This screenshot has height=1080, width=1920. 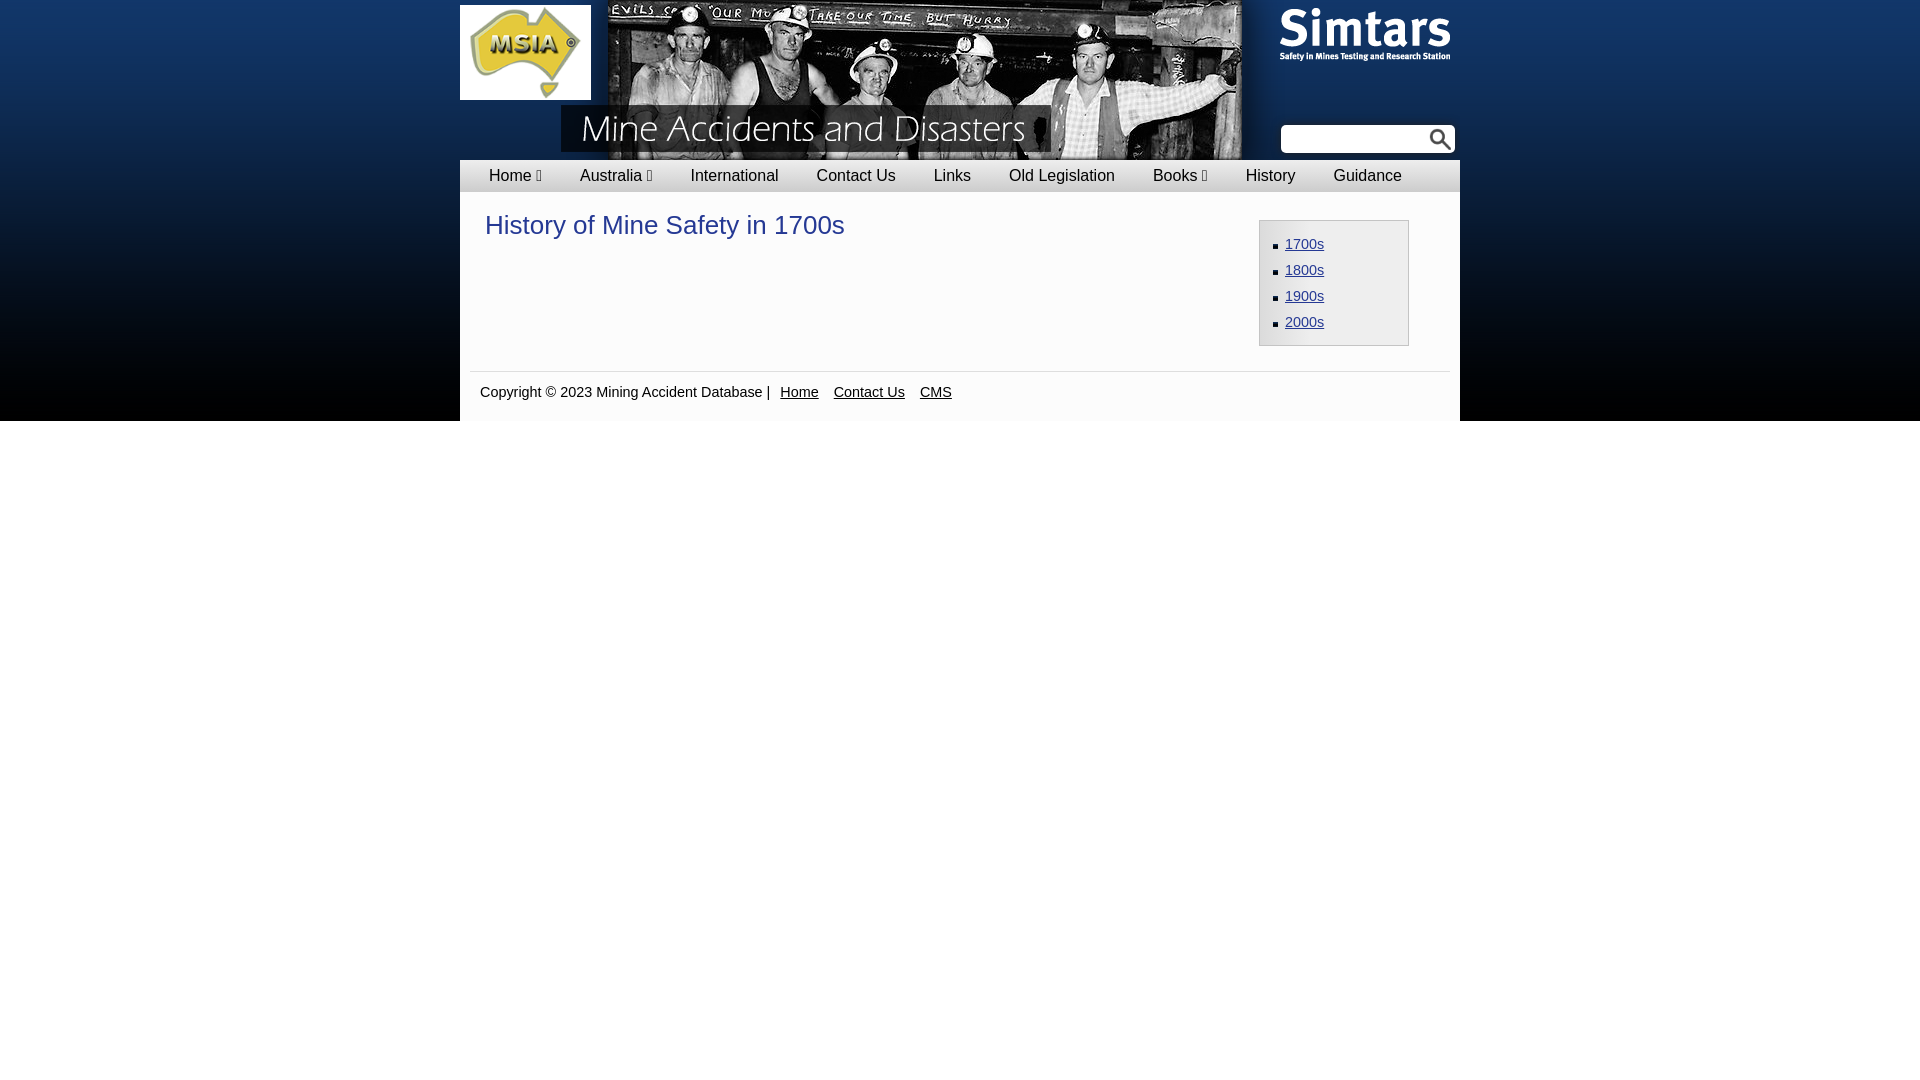 What do you see at coordinates (1304, 320) in the screenshot?
I see `'2000s'` at bounding box center [1304, 320].